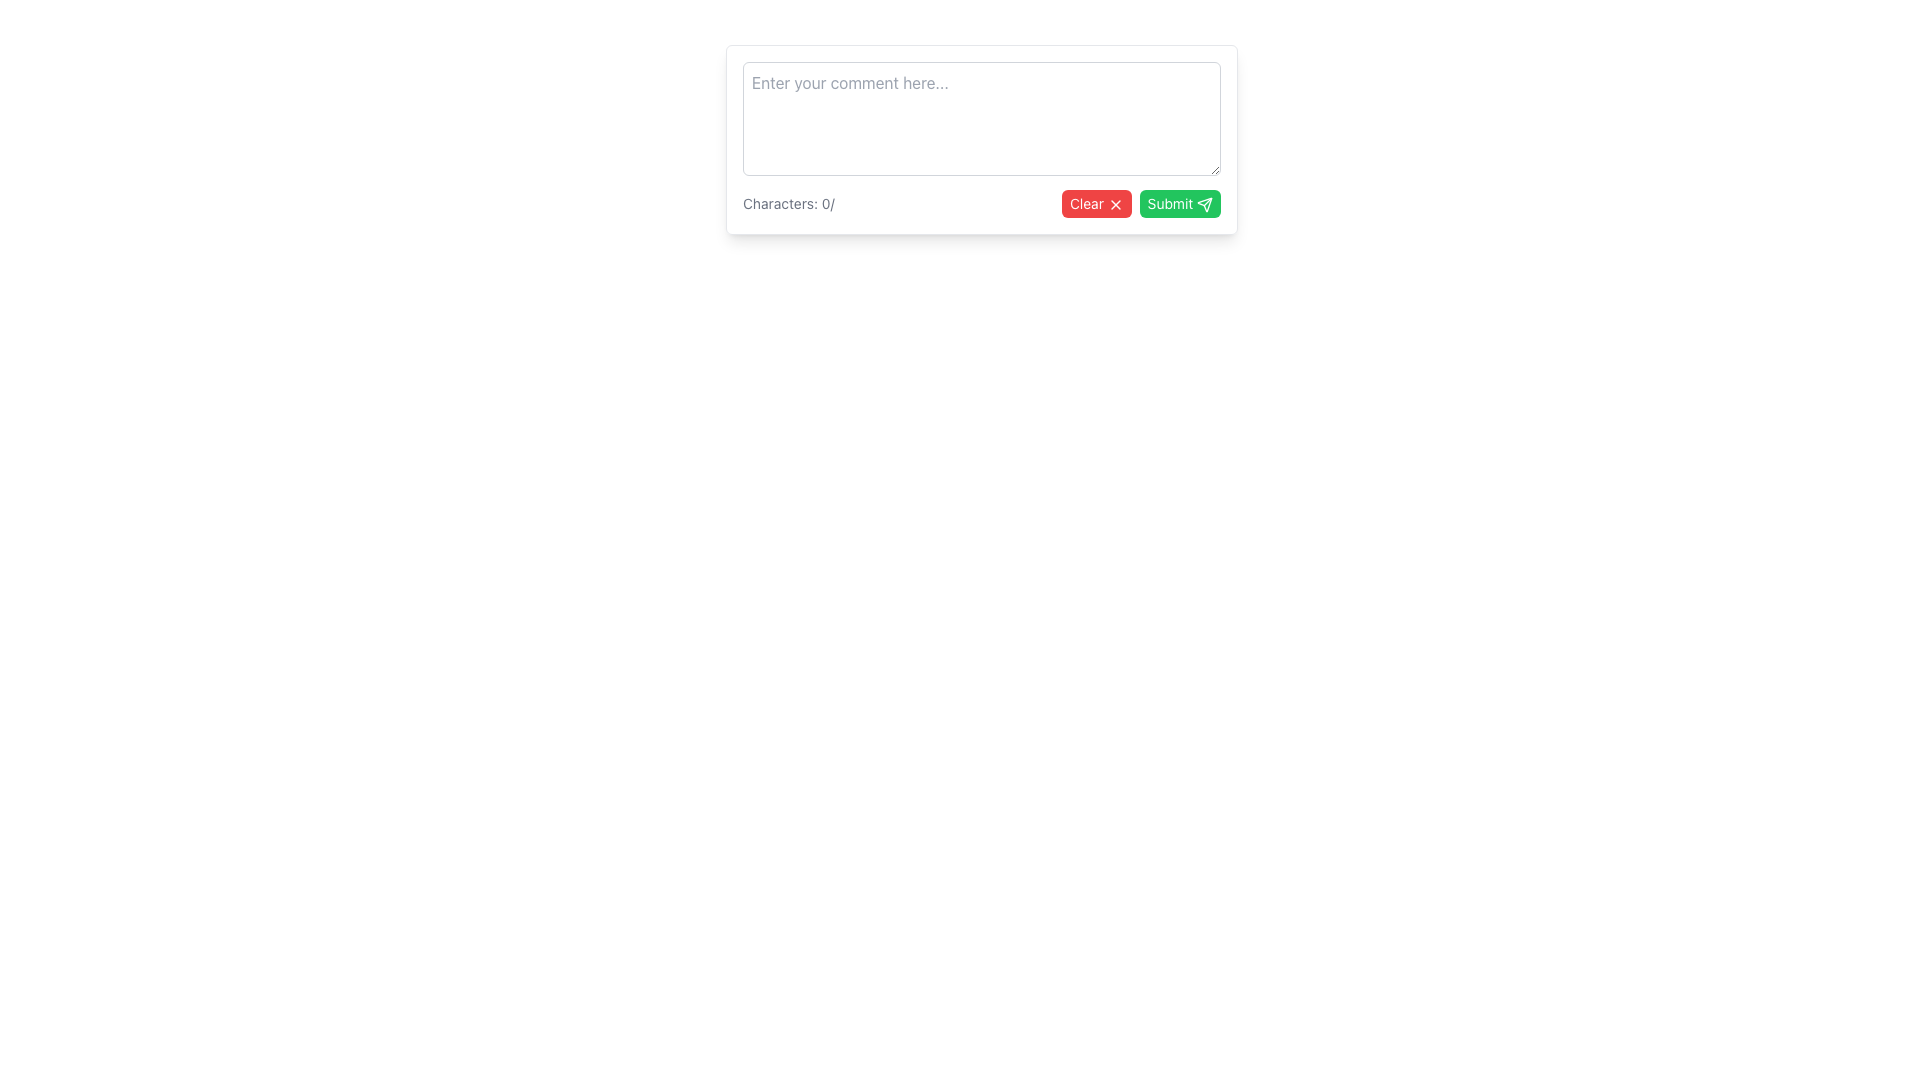 Image resolution: width=1920 pixels, height=1080 pixels. What do you see at coordinates (1180, 204) in the screenshot?
I see `the green 'Submit' button with rounded corners, located to the right of the 'Clear' button` at bounding box center [1180, 204].